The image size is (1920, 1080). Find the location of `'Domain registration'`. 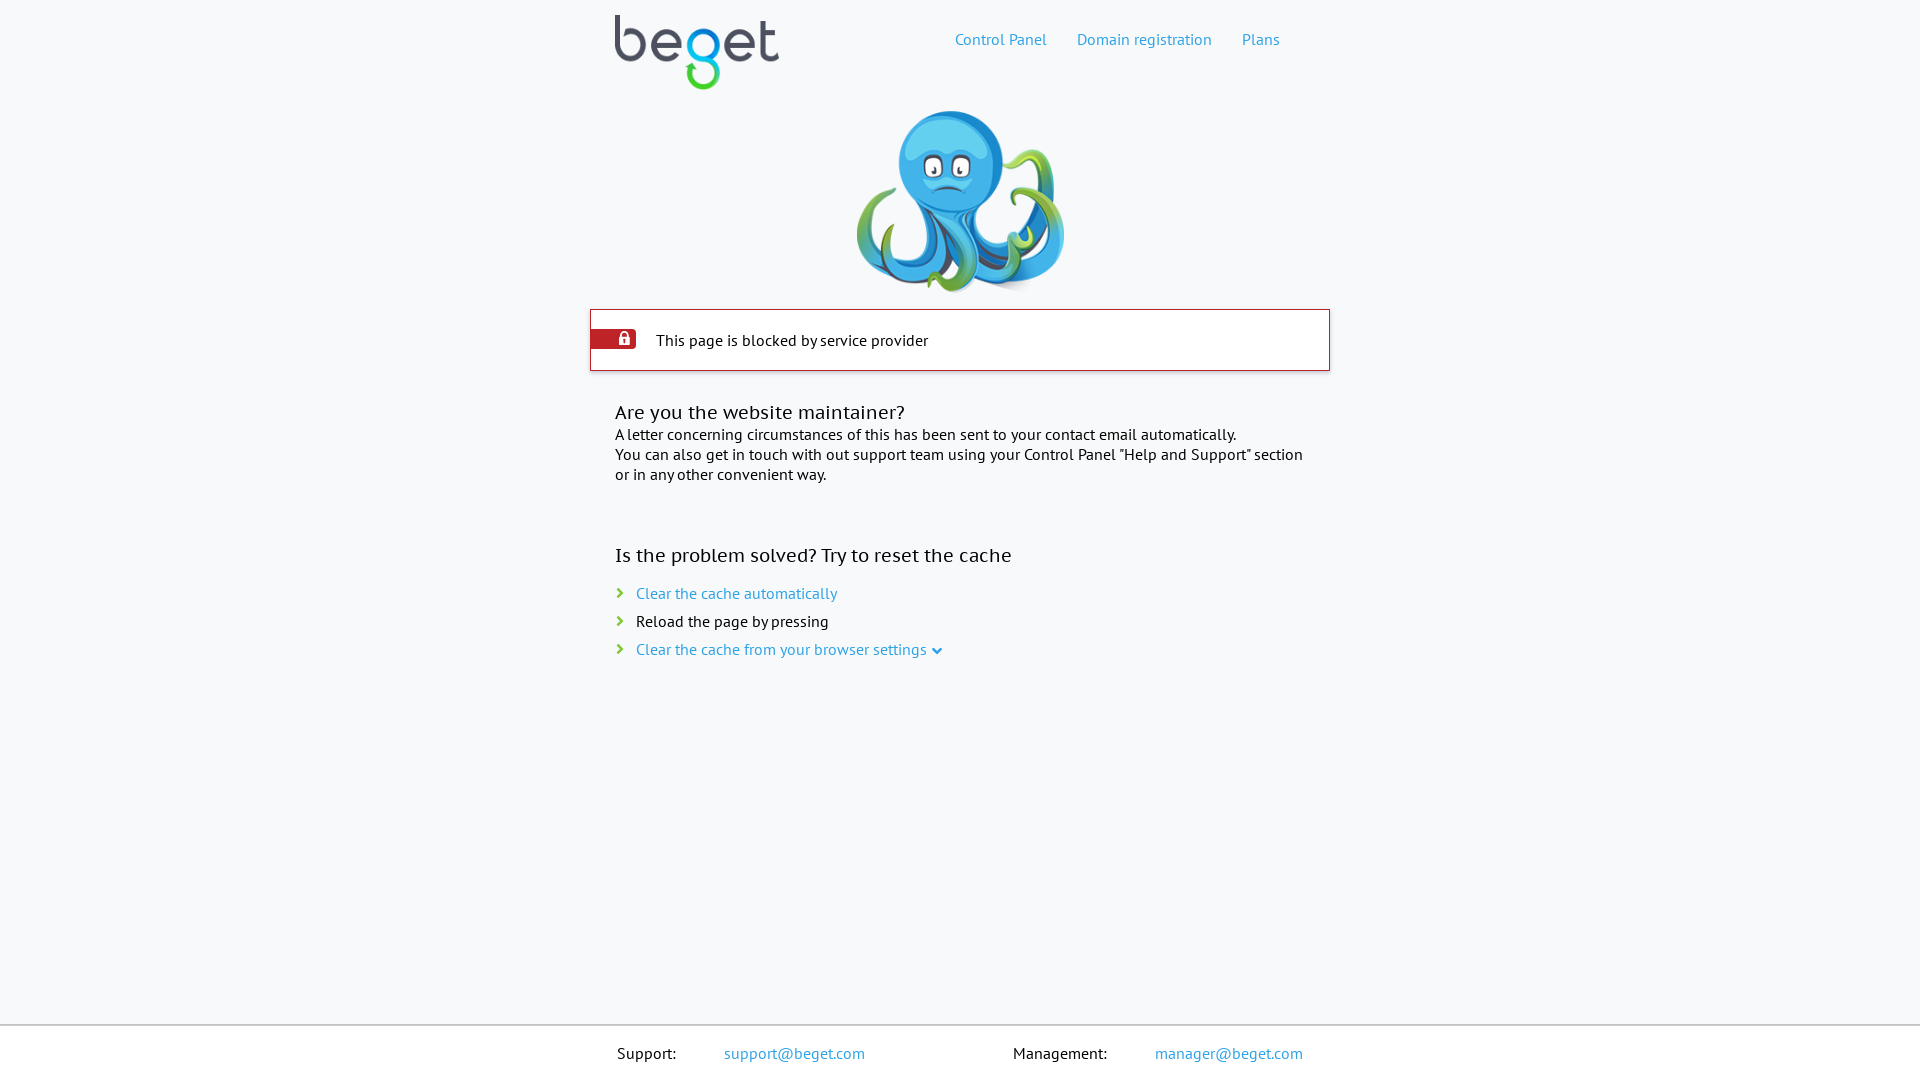

'Domain registration' is located at coordinates (1144, 38).